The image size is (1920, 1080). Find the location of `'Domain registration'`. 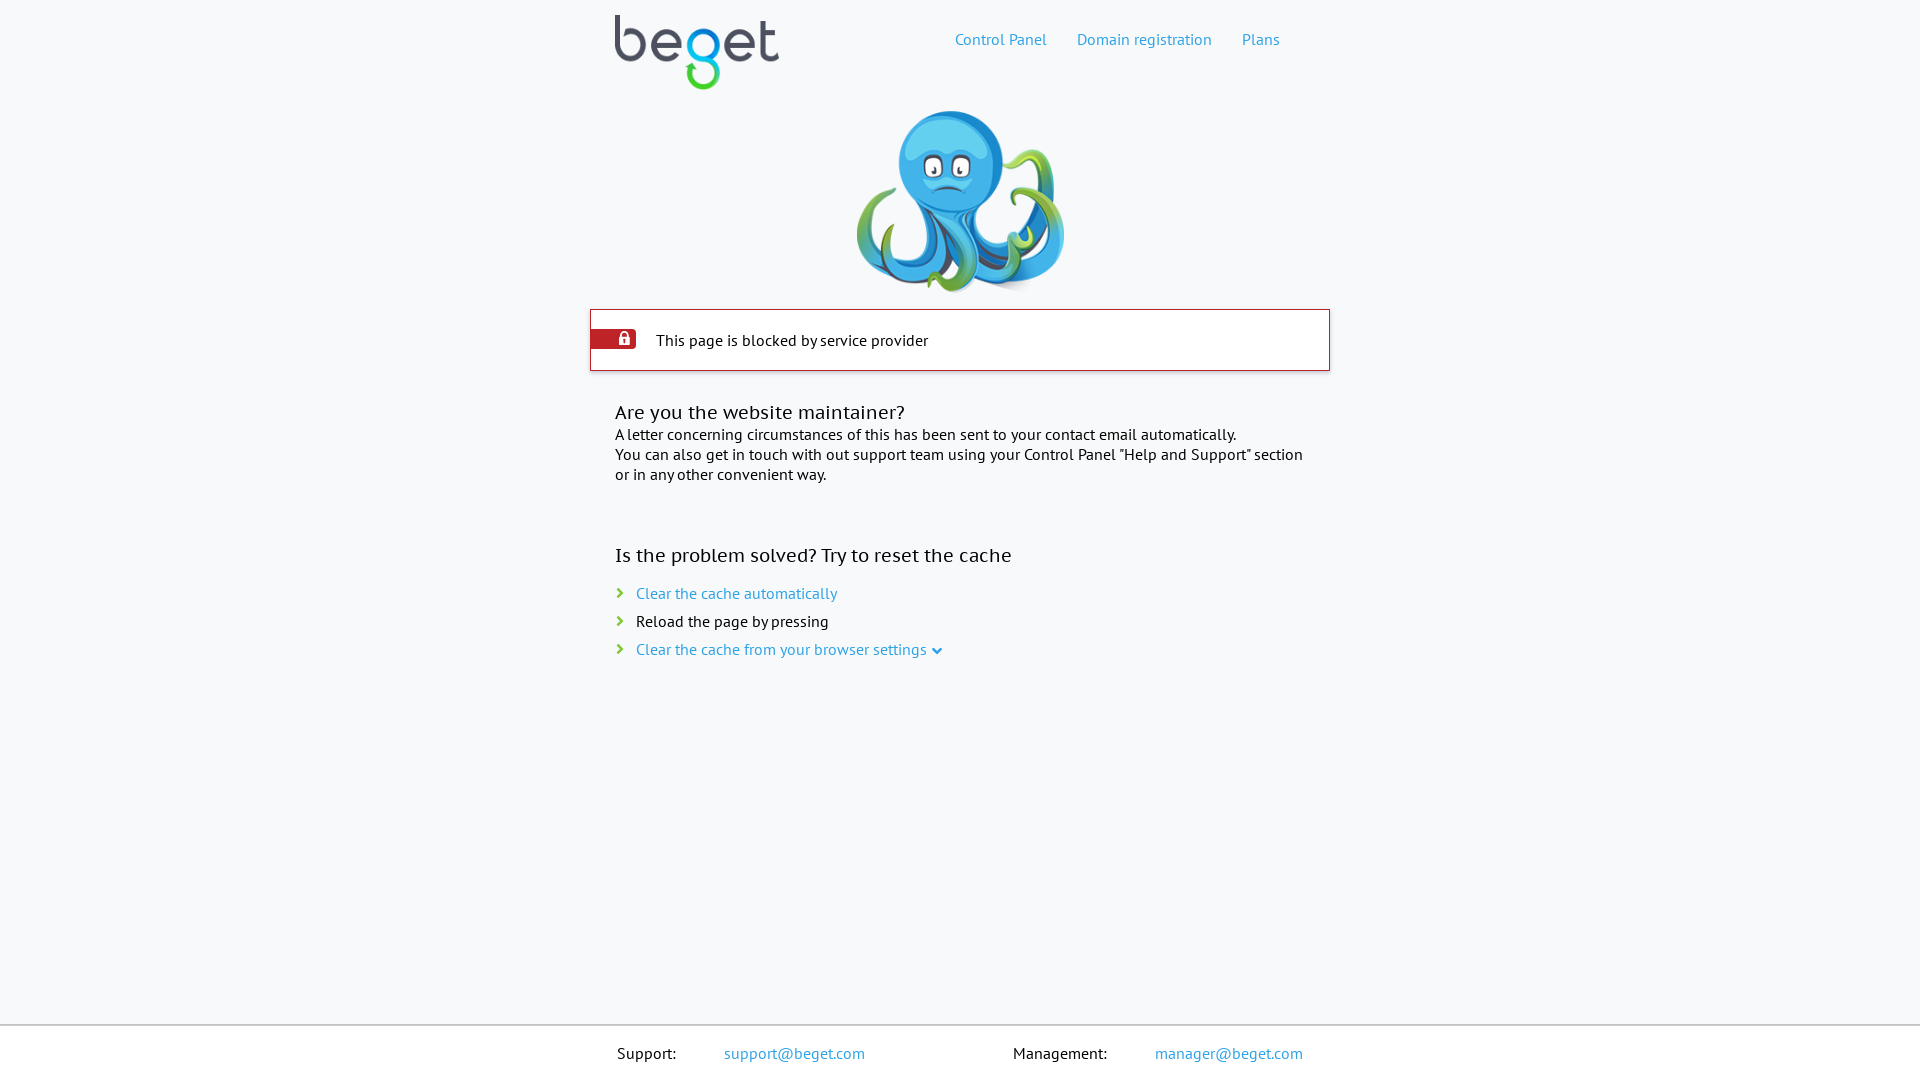

'Domain registration' is located at coordinates (1144, 38).